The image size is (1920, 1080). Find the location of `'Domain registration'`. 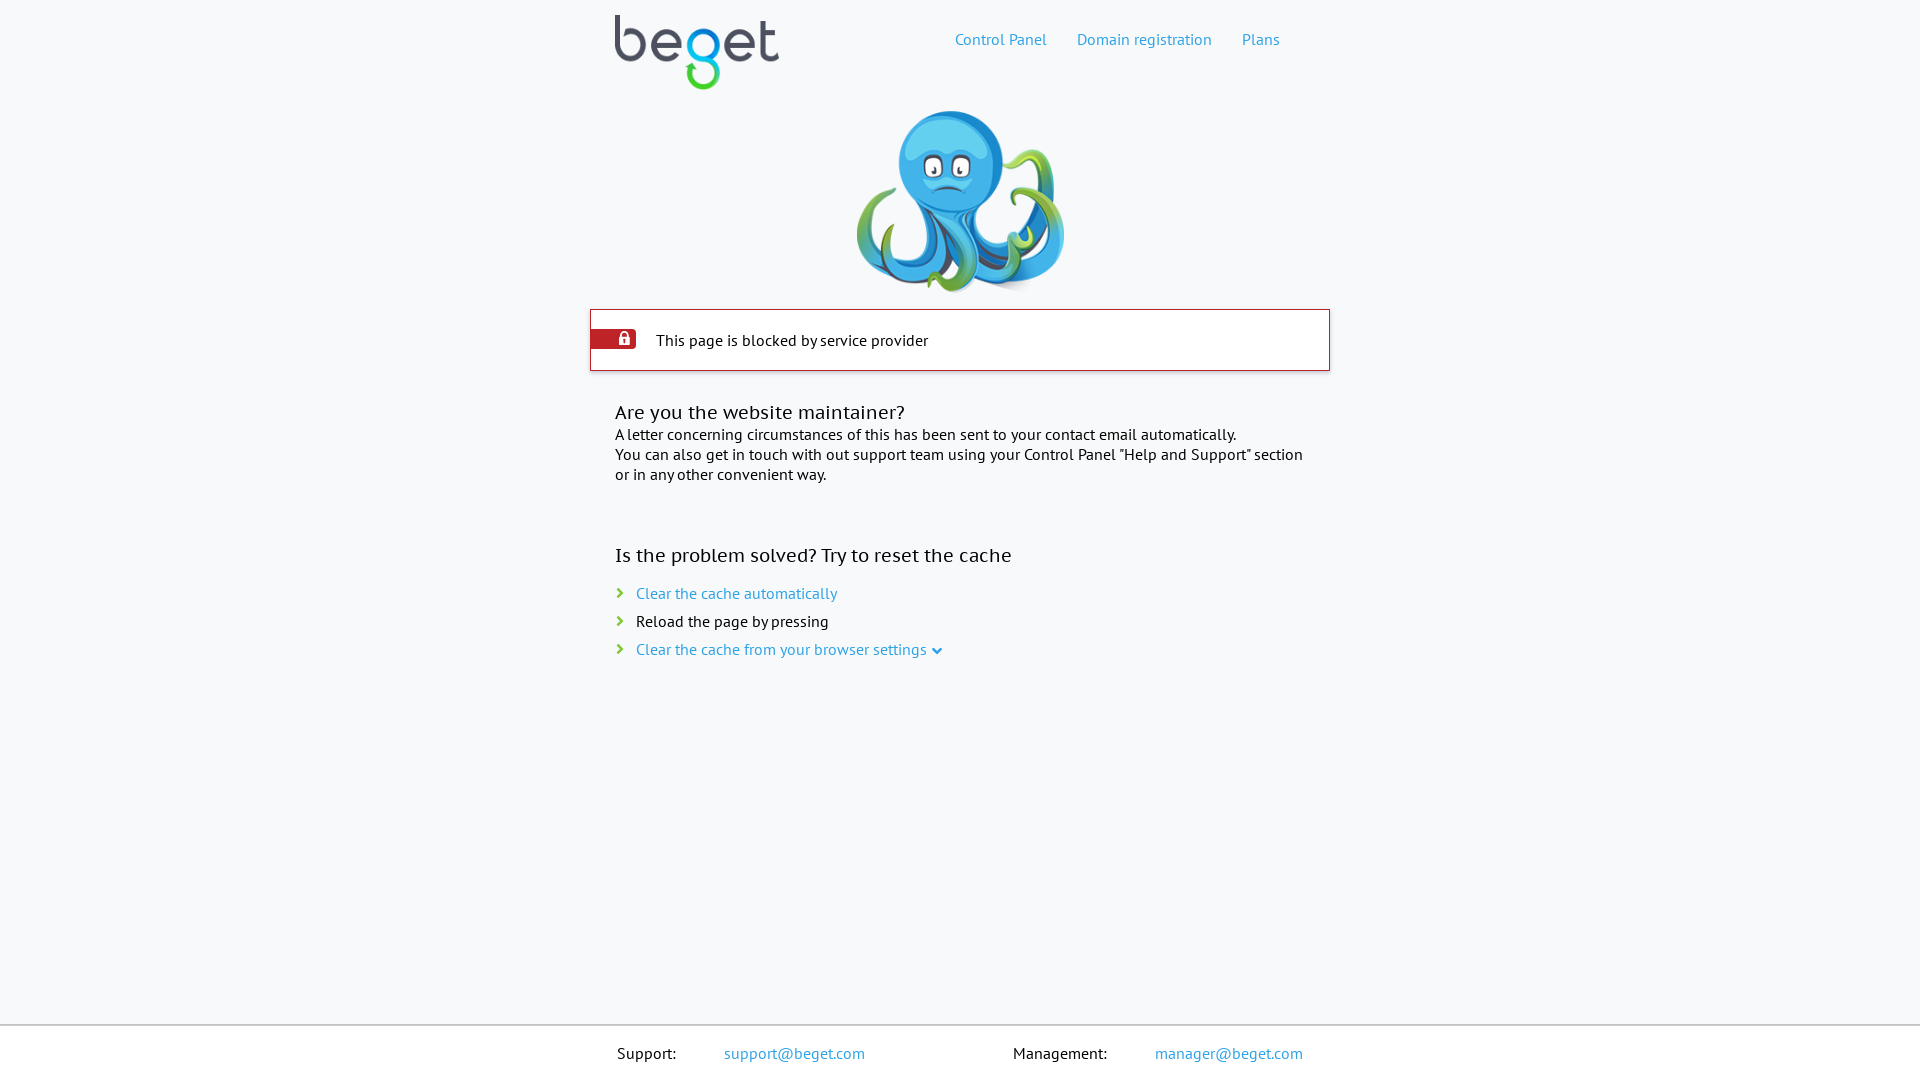

'Domain registration' is located at coordinates (1144, 38).